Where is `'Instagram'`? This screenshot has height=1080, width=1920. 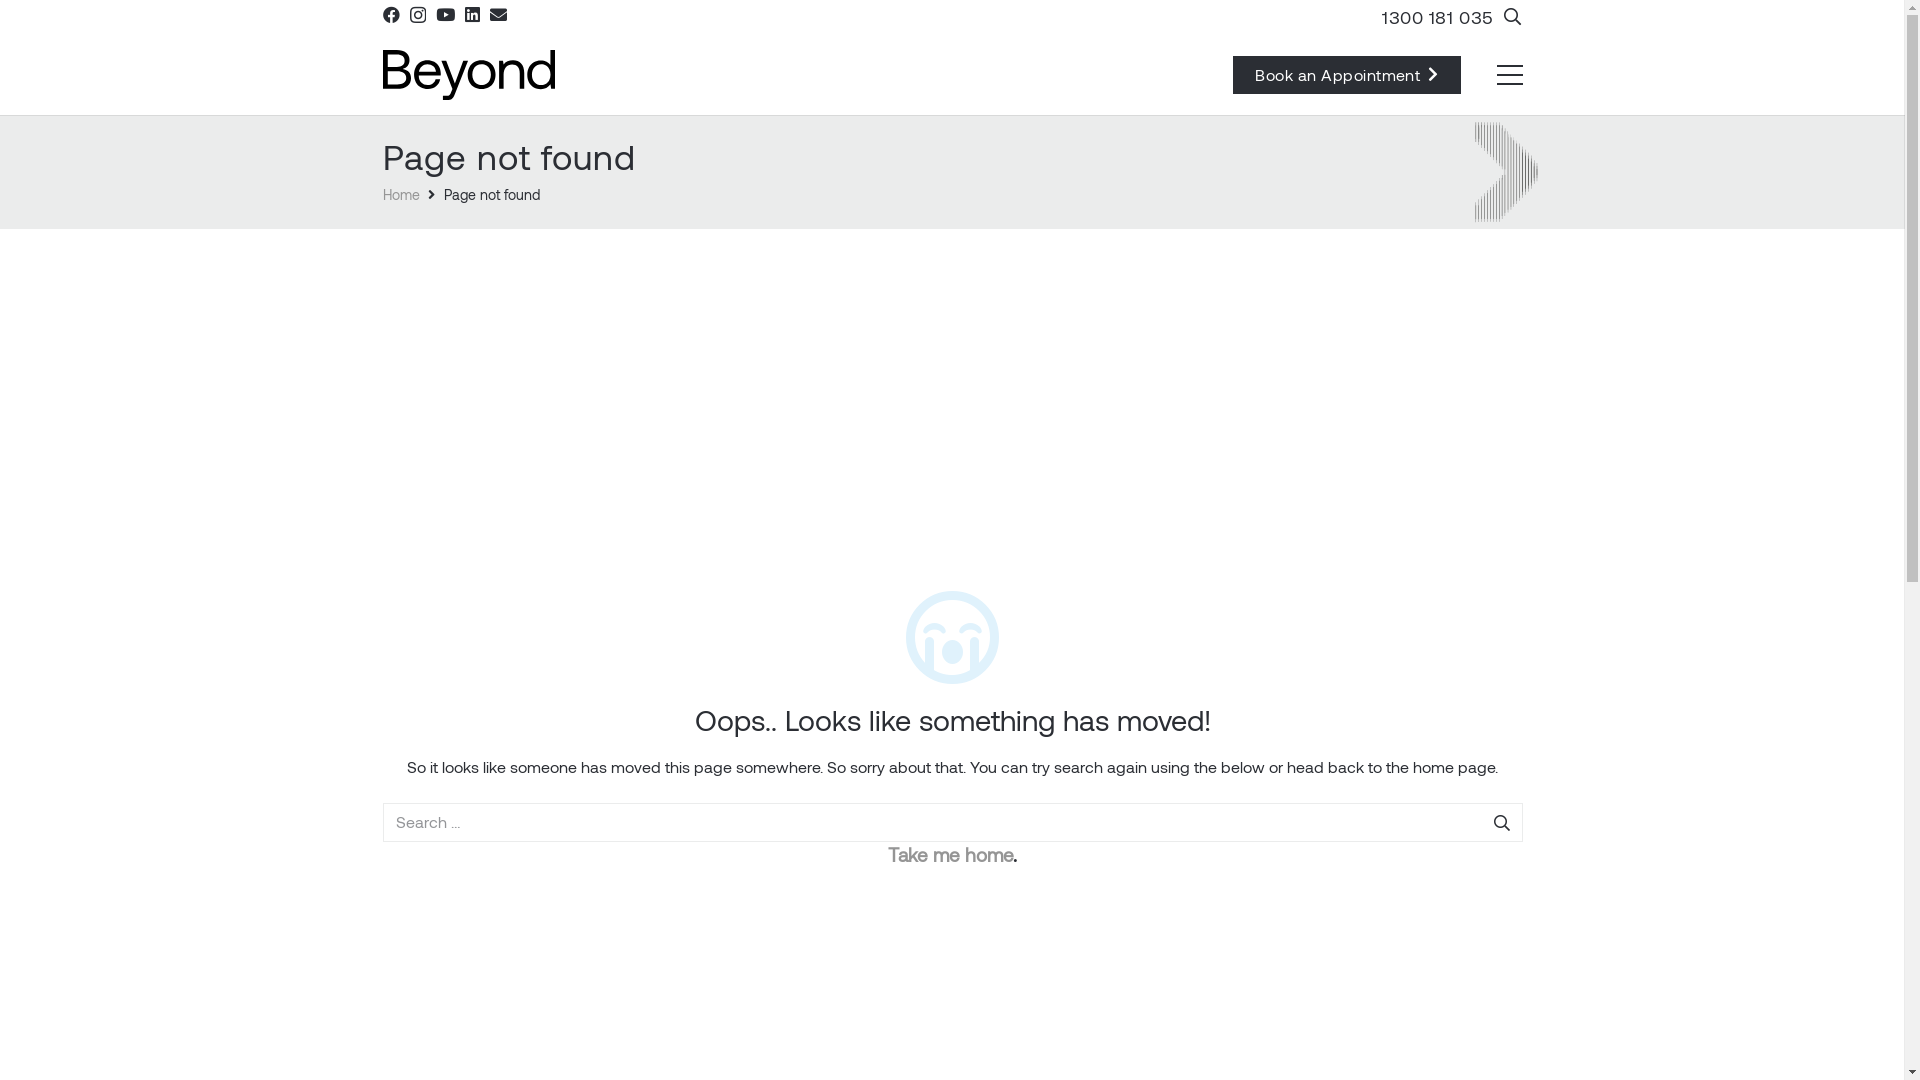
'Instagram' is located at coordinates (1035, 874).